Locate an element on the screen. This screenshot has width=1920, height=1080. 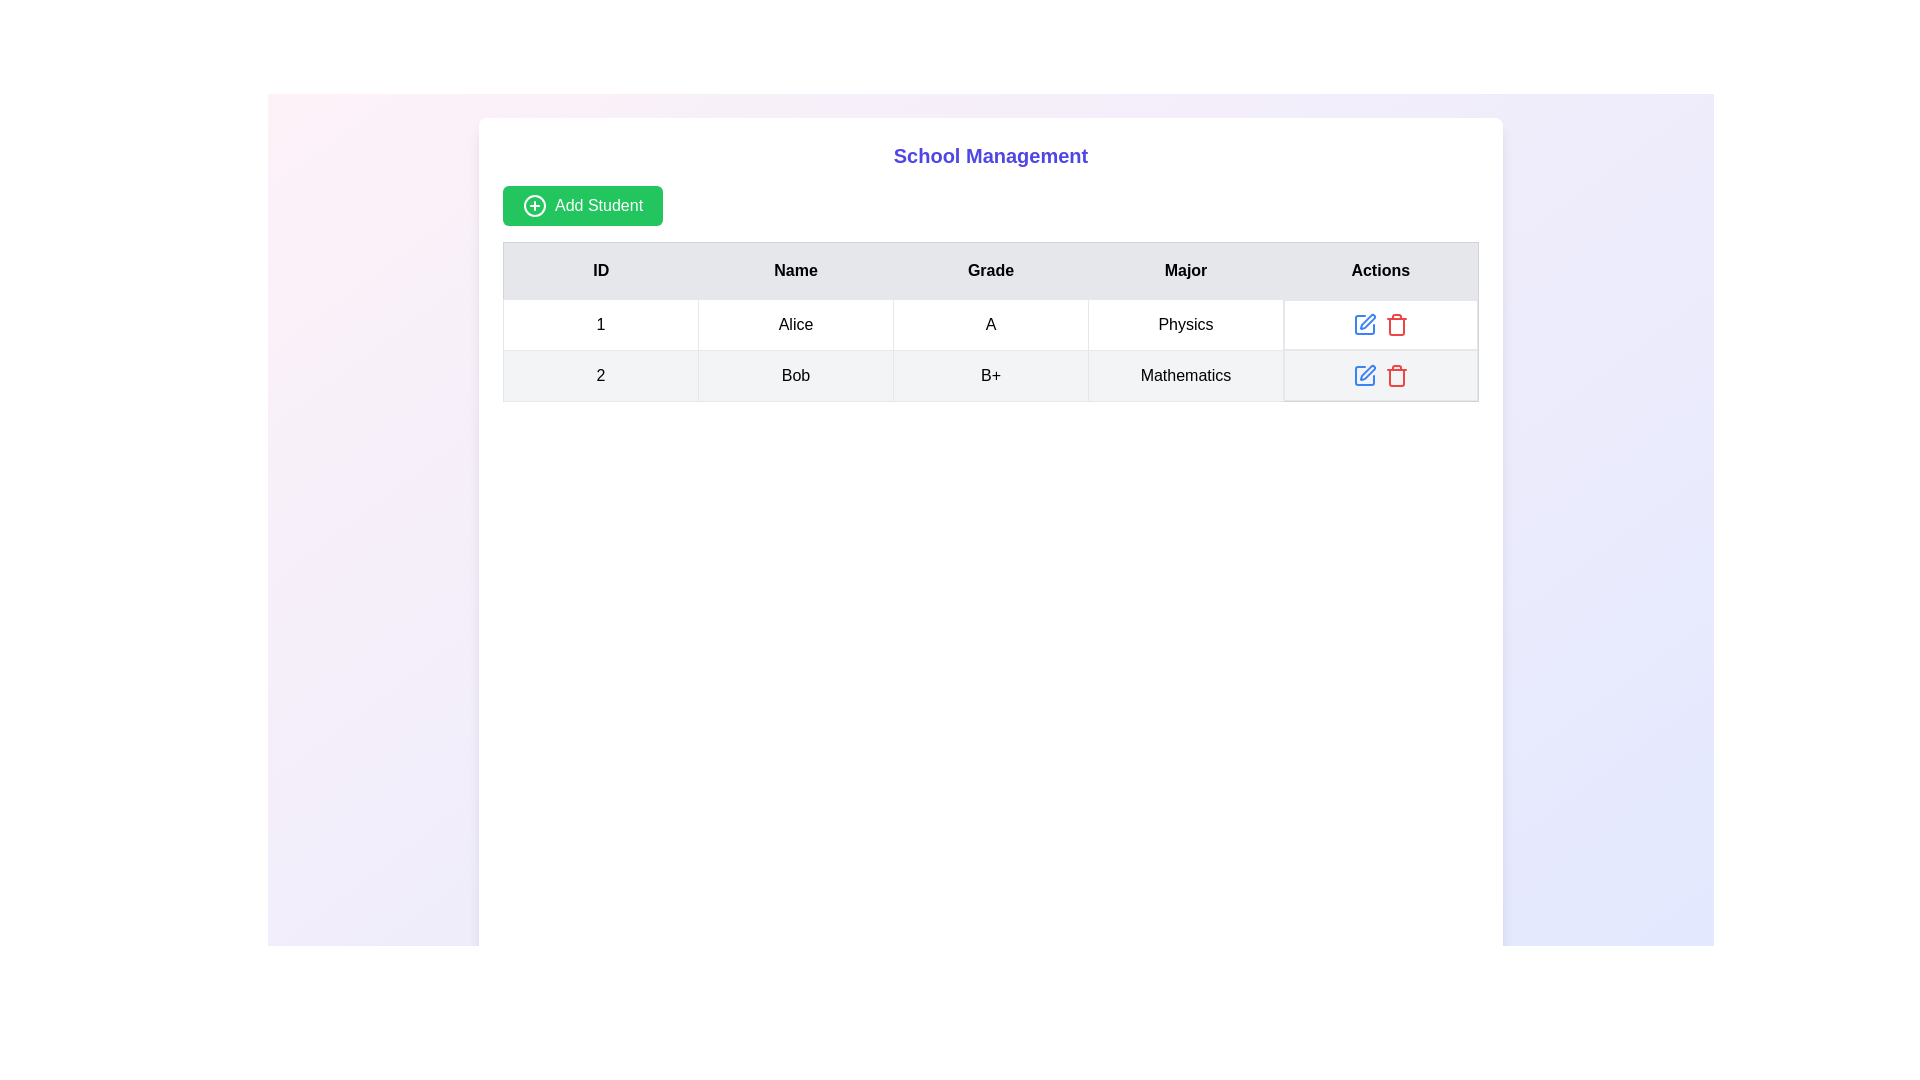
the delete button located in the second row of the 'Actions' column in the table is located at coordinates (1395, 374).